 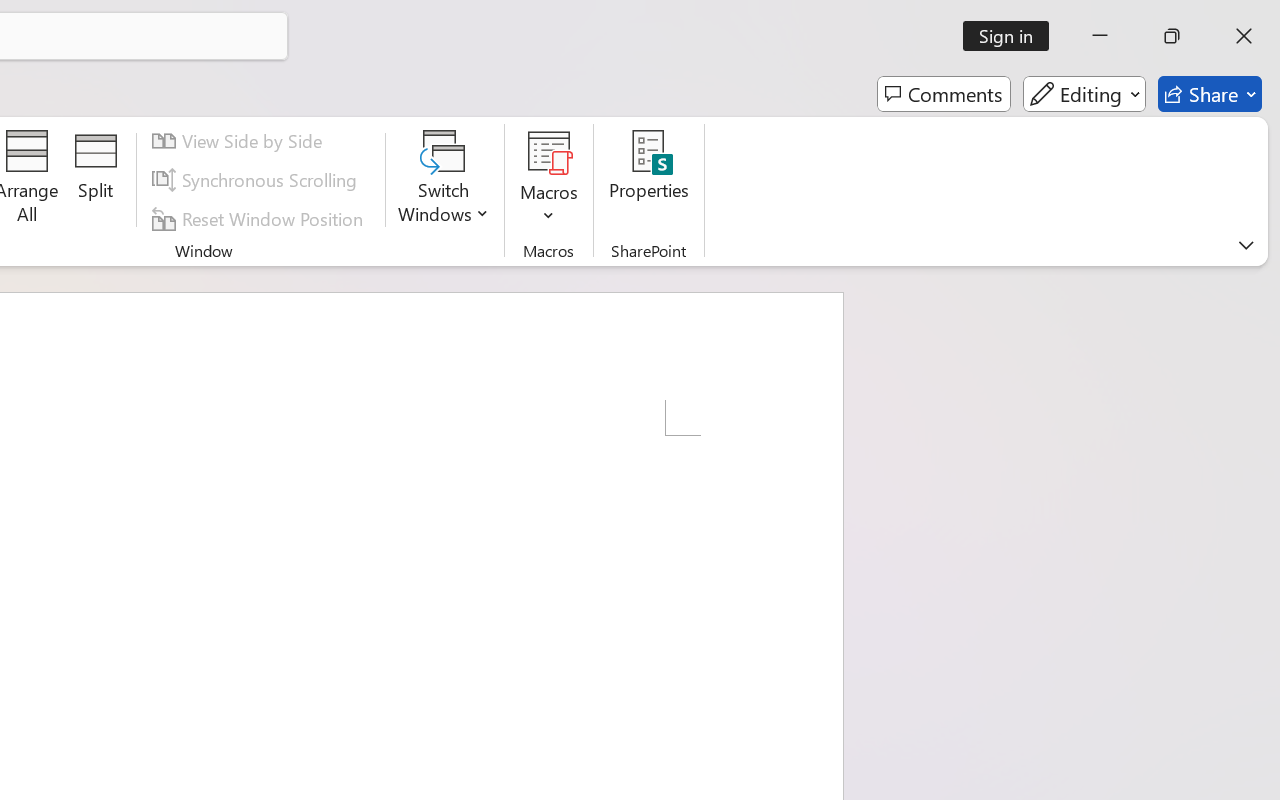 I want to click on 'Sign in', so click(x=1013, y=35).